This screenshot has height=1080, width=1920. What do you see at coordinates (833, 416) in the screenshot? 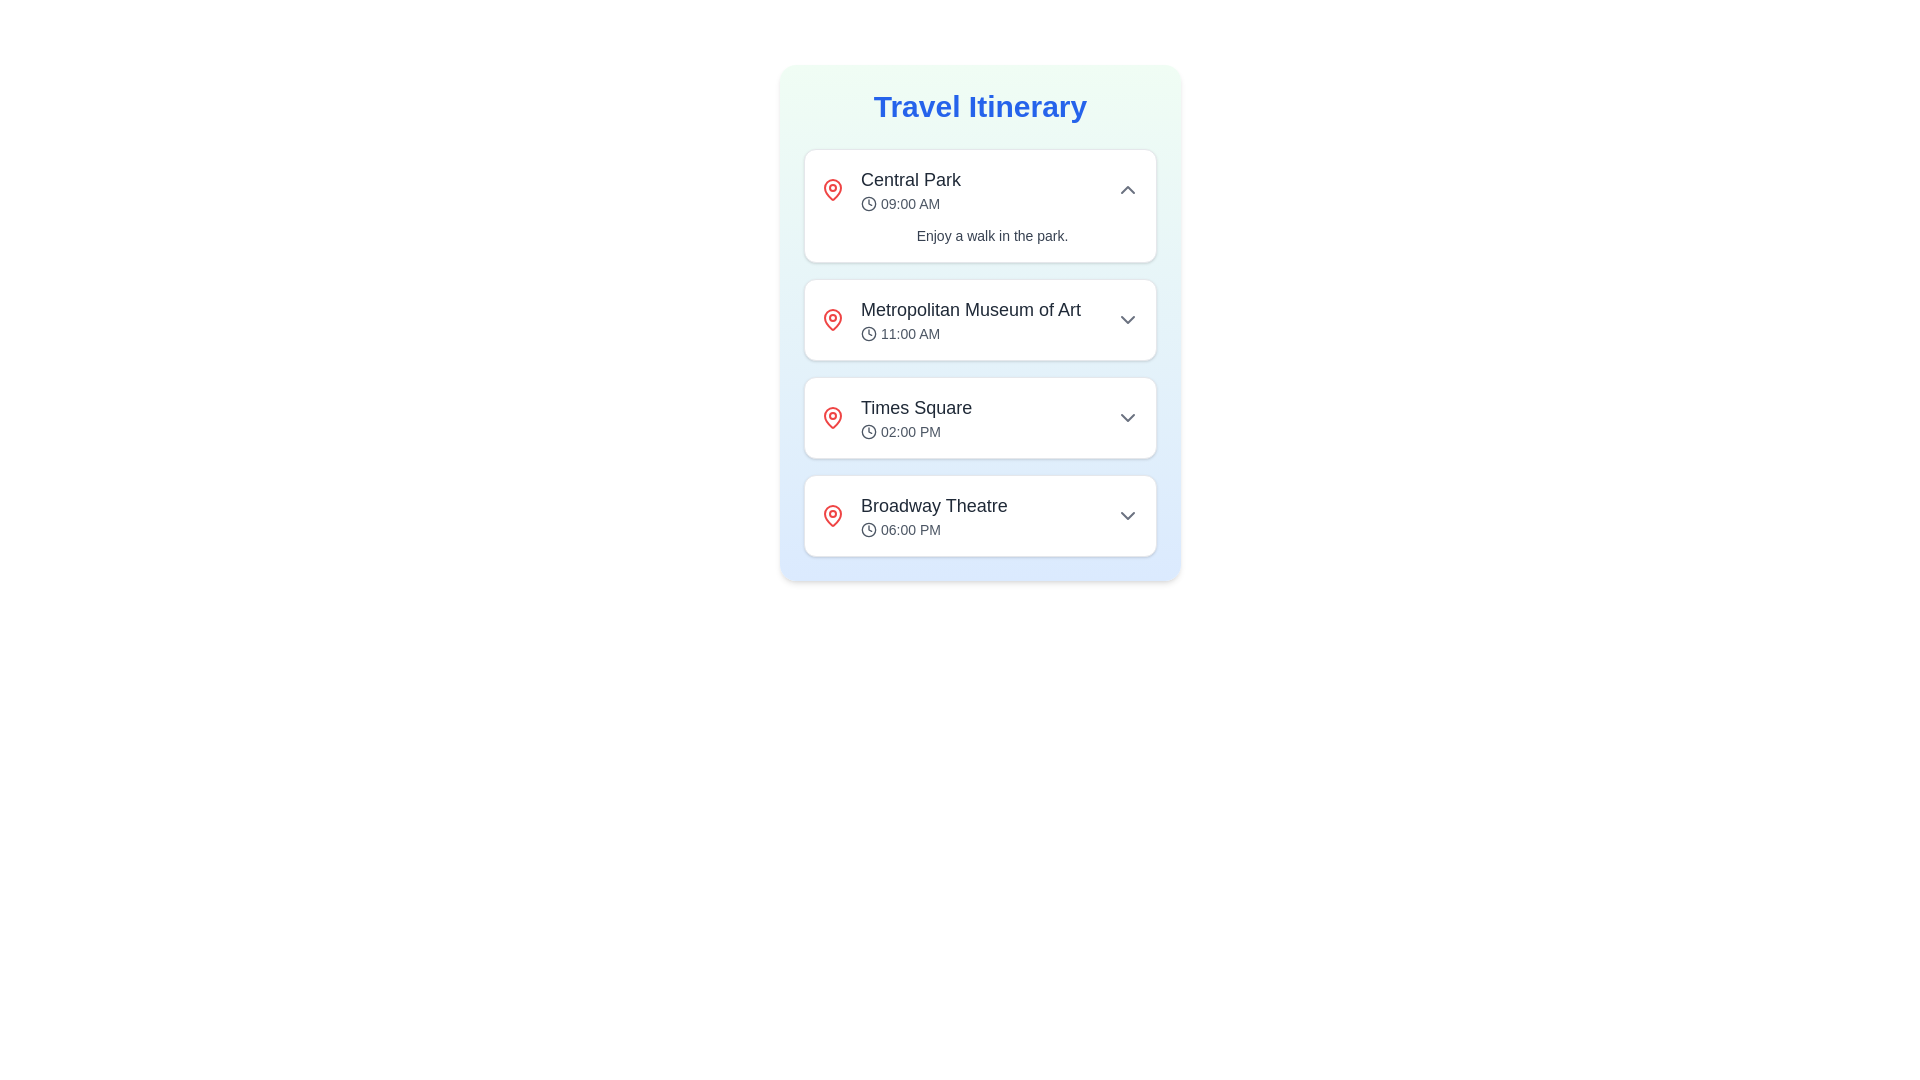
I see `the red map pin icon representing the geographical location marker for 'Times Square', which is positioned to the left of the location name and time text` at bounding box center [833, 416].